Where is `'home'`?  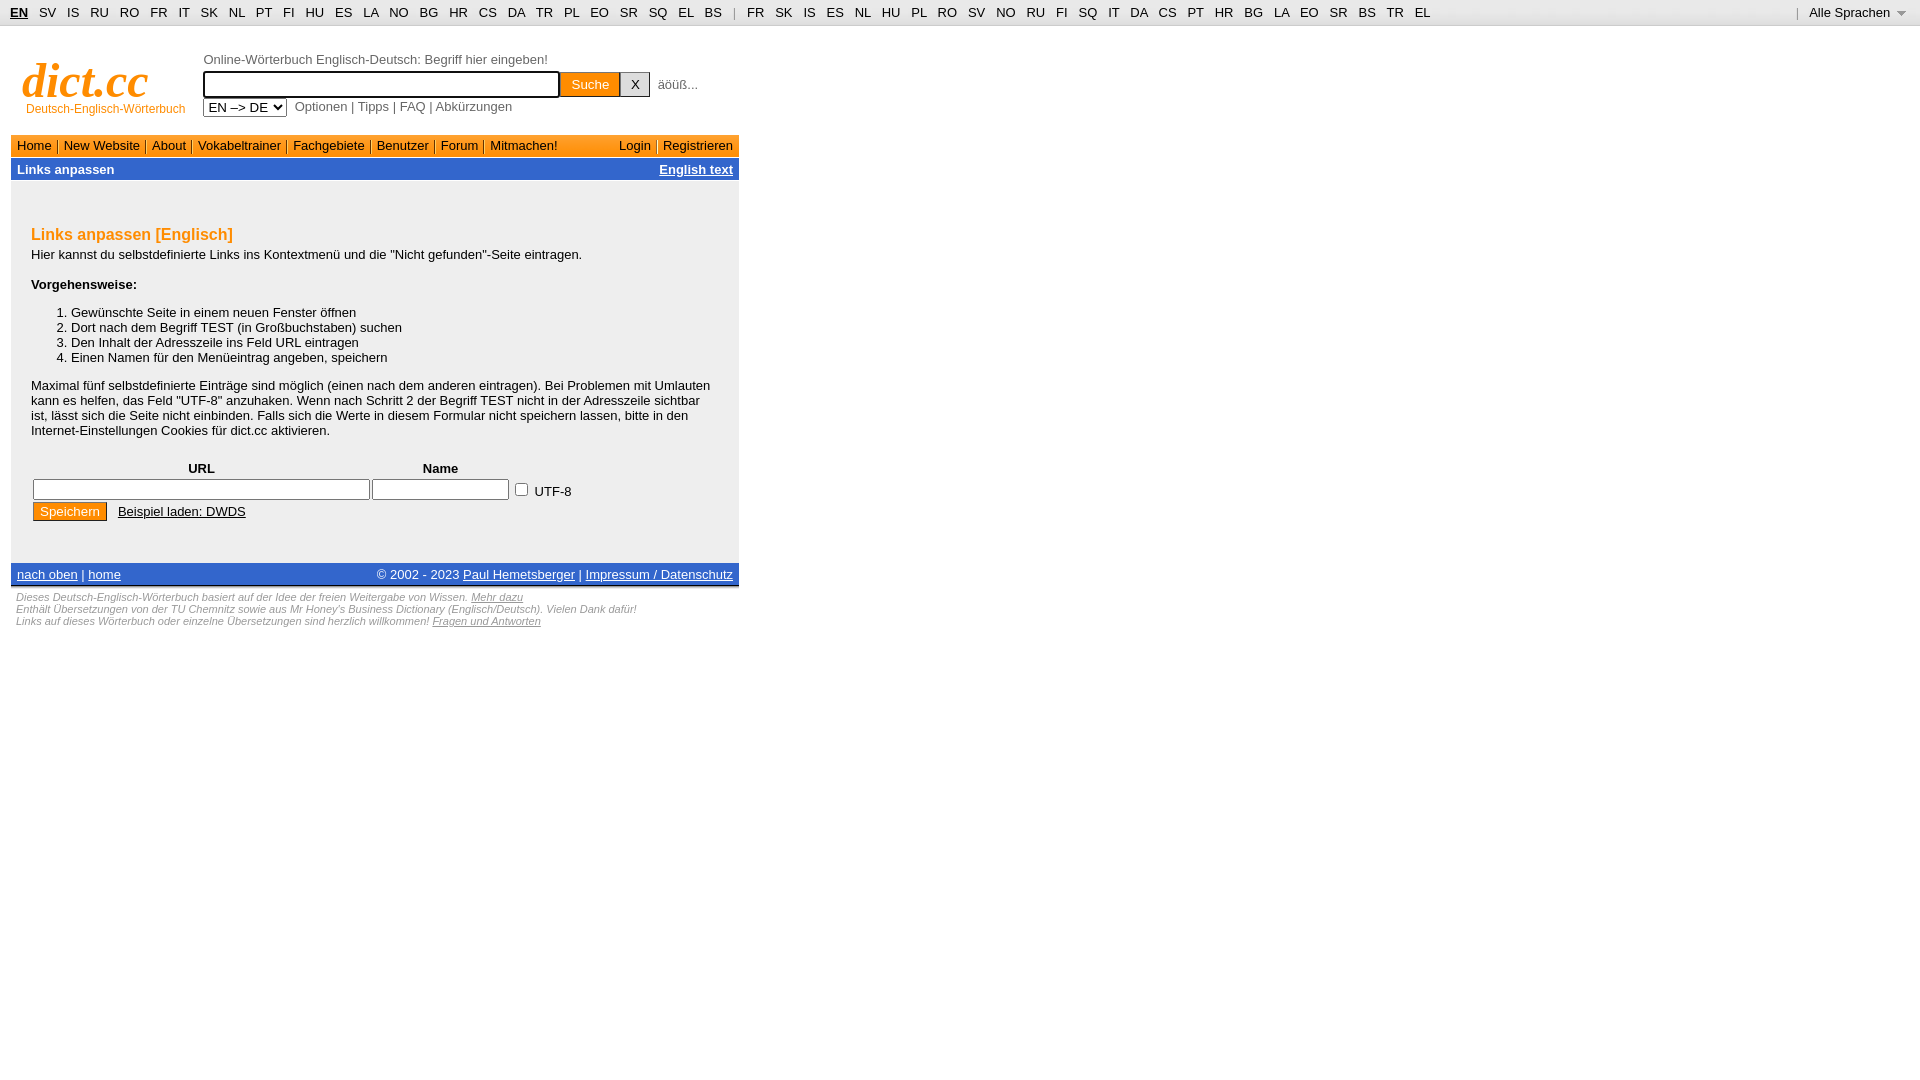
'home' is located at coordinates (86, 573).